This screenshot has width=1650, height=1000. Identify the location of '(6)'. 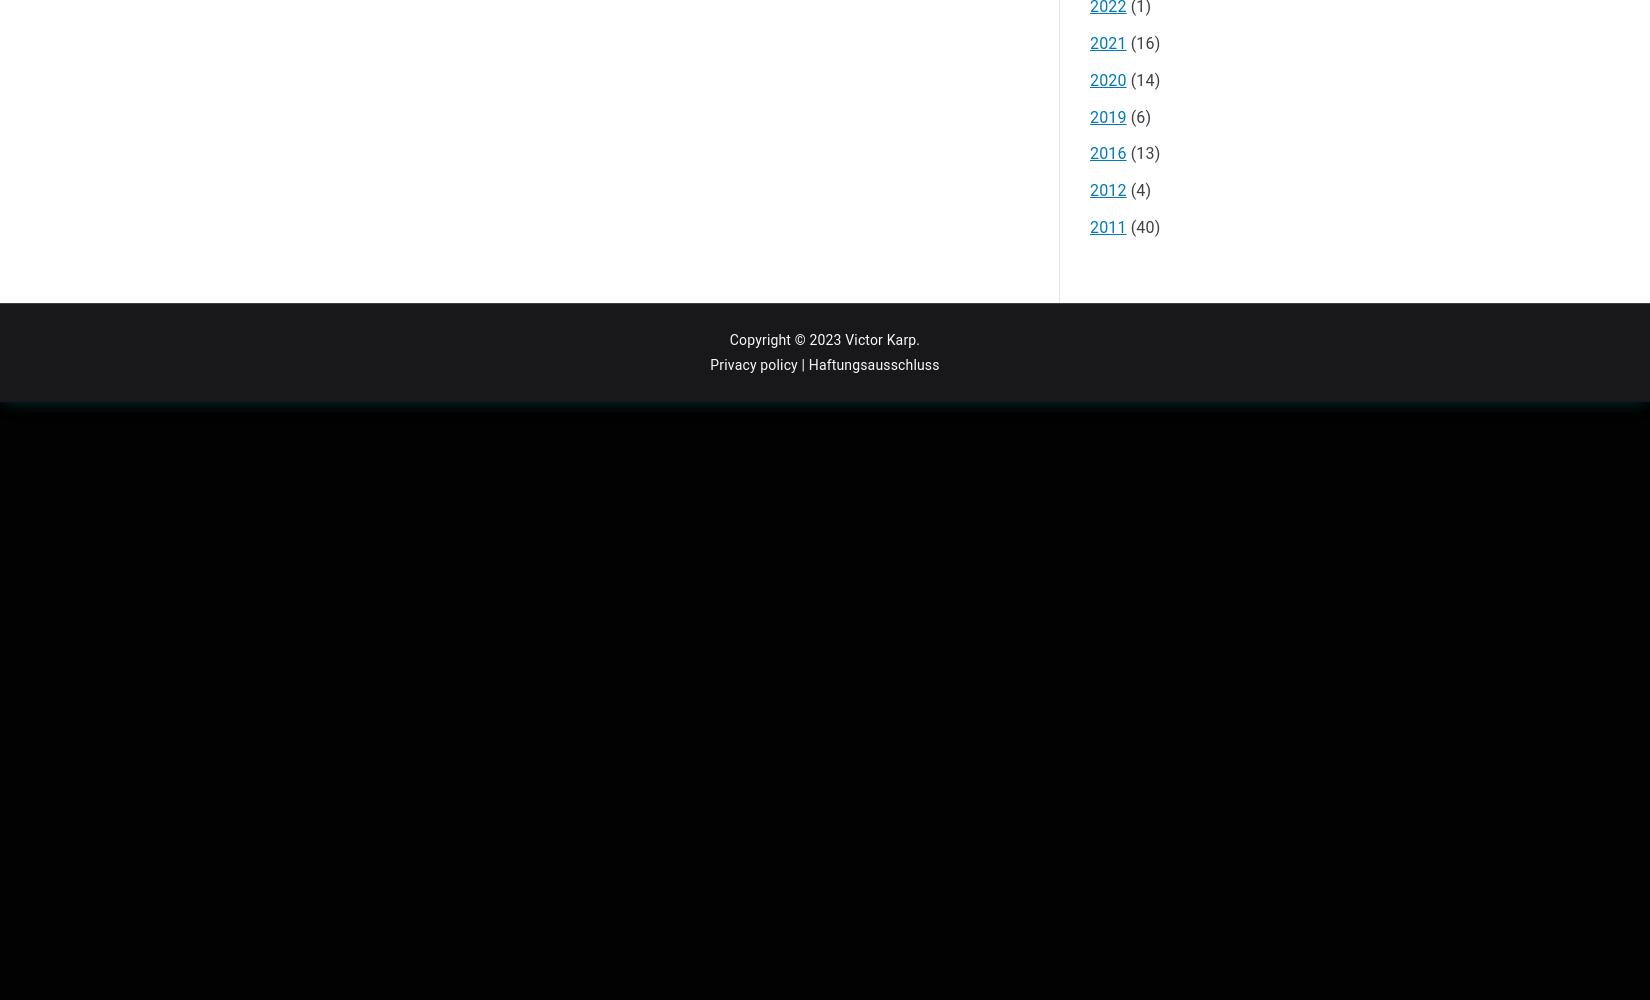
(1138, 115).